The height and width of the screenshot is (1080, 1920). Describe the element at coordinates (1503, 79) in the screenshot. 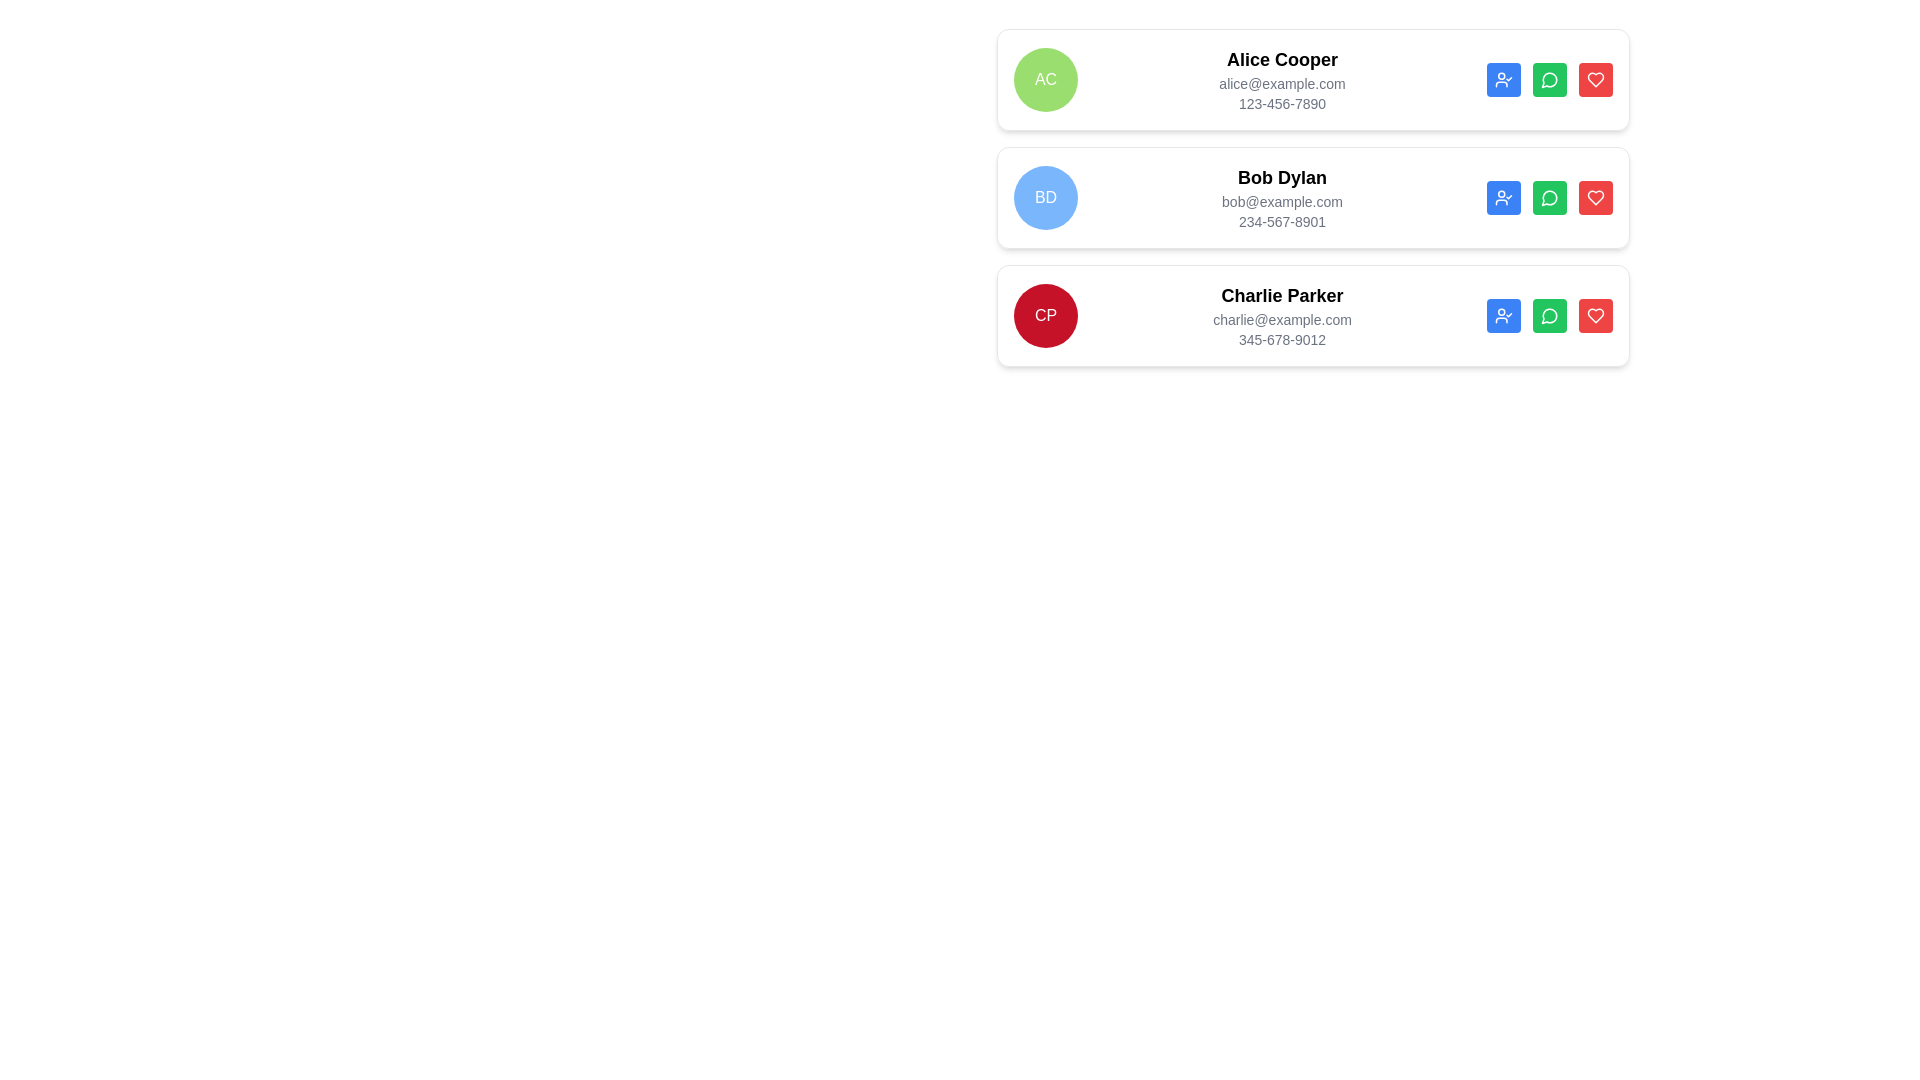

I see `the blue button containing the SVG icon for approving or confirming the contact 'Alice Cooper'` at that location.